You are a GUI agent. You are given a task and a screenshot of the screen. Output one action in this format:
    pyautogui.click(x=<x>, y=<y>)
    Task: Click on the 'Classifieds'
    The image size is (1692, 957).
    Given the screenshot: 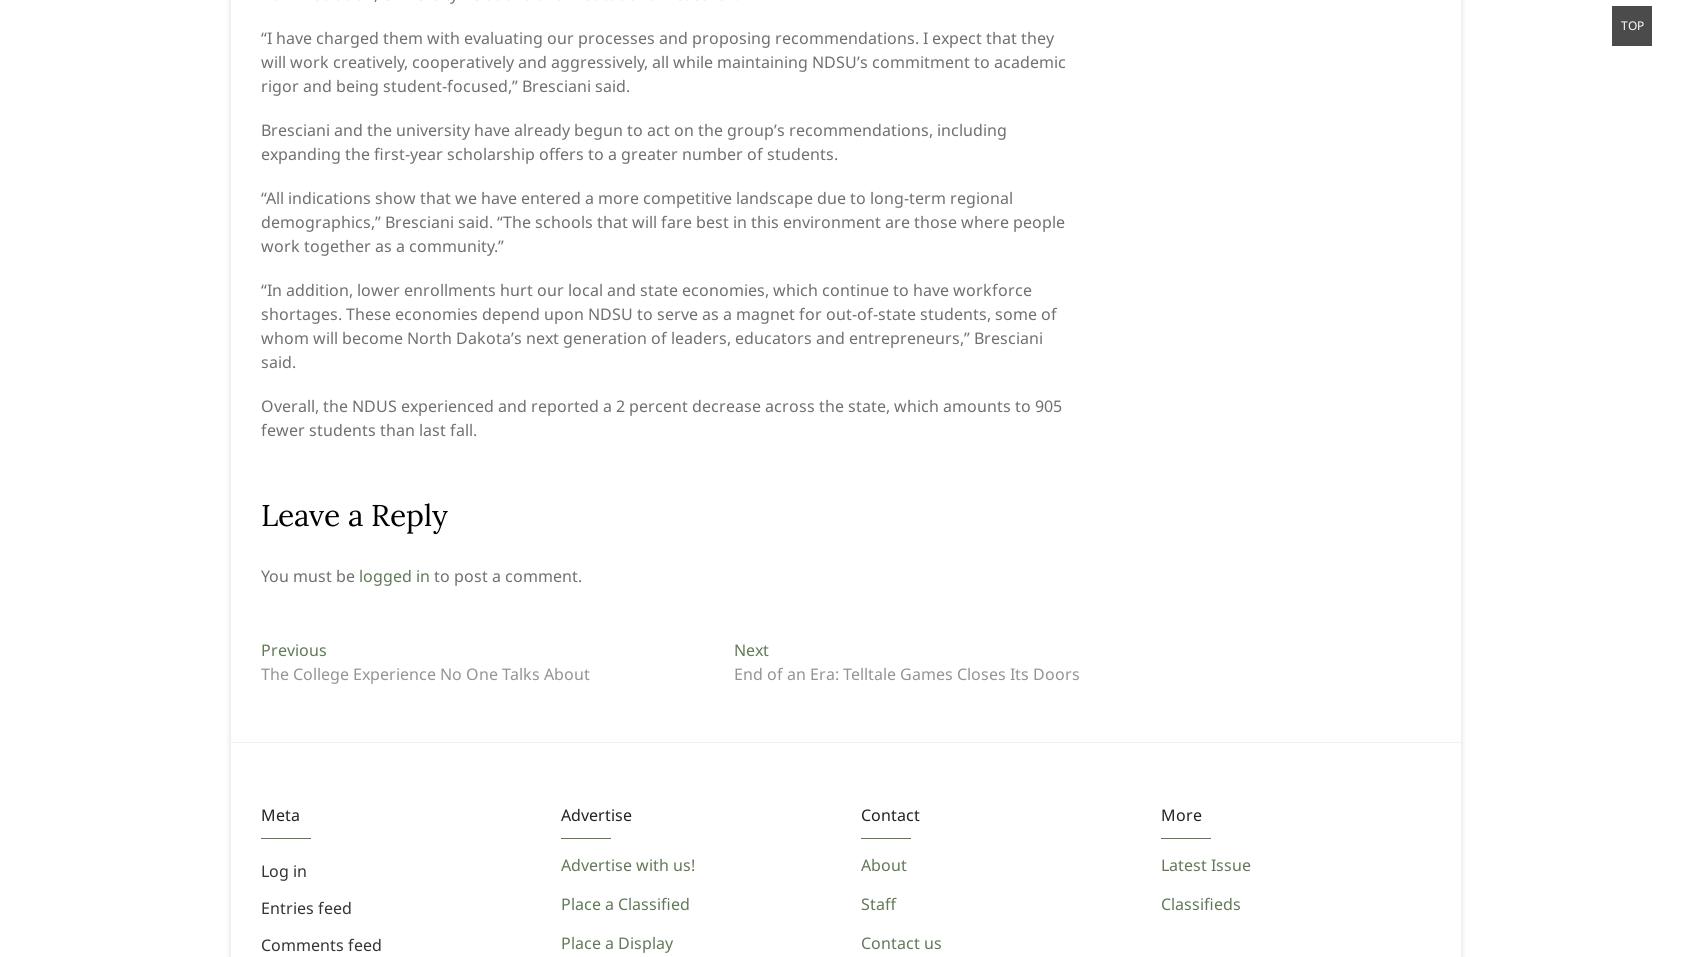 What is the action you would take?
    pyautogui.click(x=1200, y=903)
    